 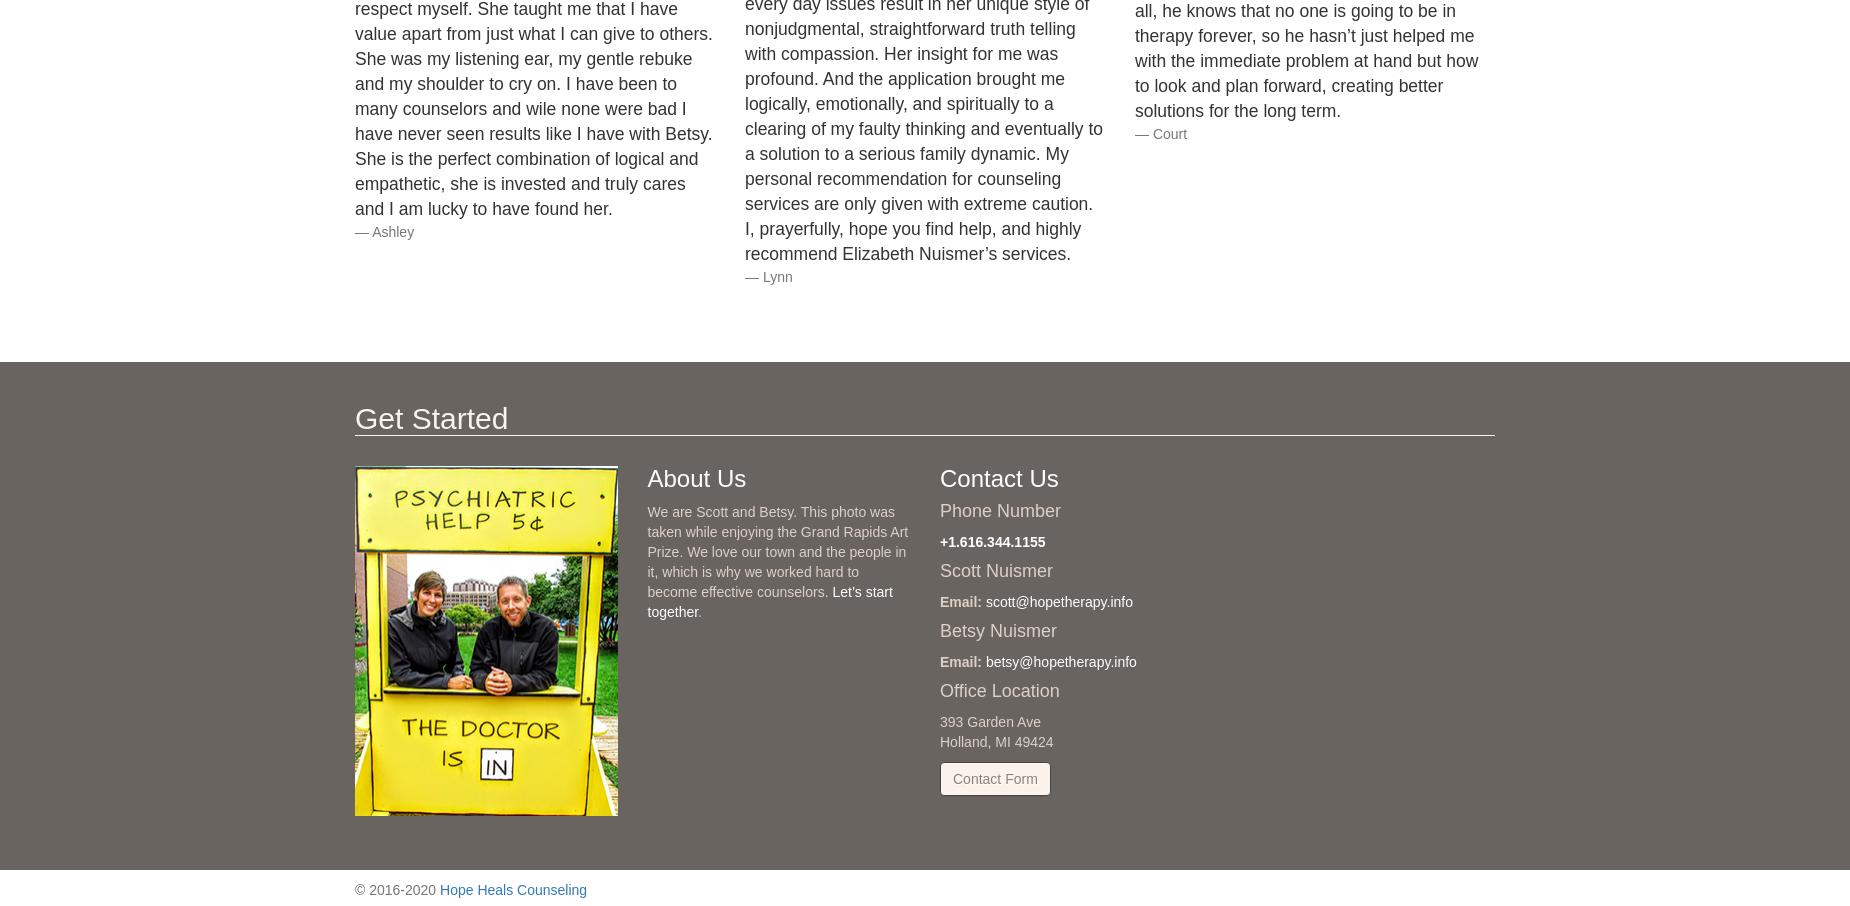 What do you see at coordinates (919, 203) in the screenshot?
I see `'My personal recommendation for counseling services are only given with extreme caution. I, prayerfully, hope you find help, and highly recommend Elizabeth Nuismer’s services.'` at bounding box center [919, 203].